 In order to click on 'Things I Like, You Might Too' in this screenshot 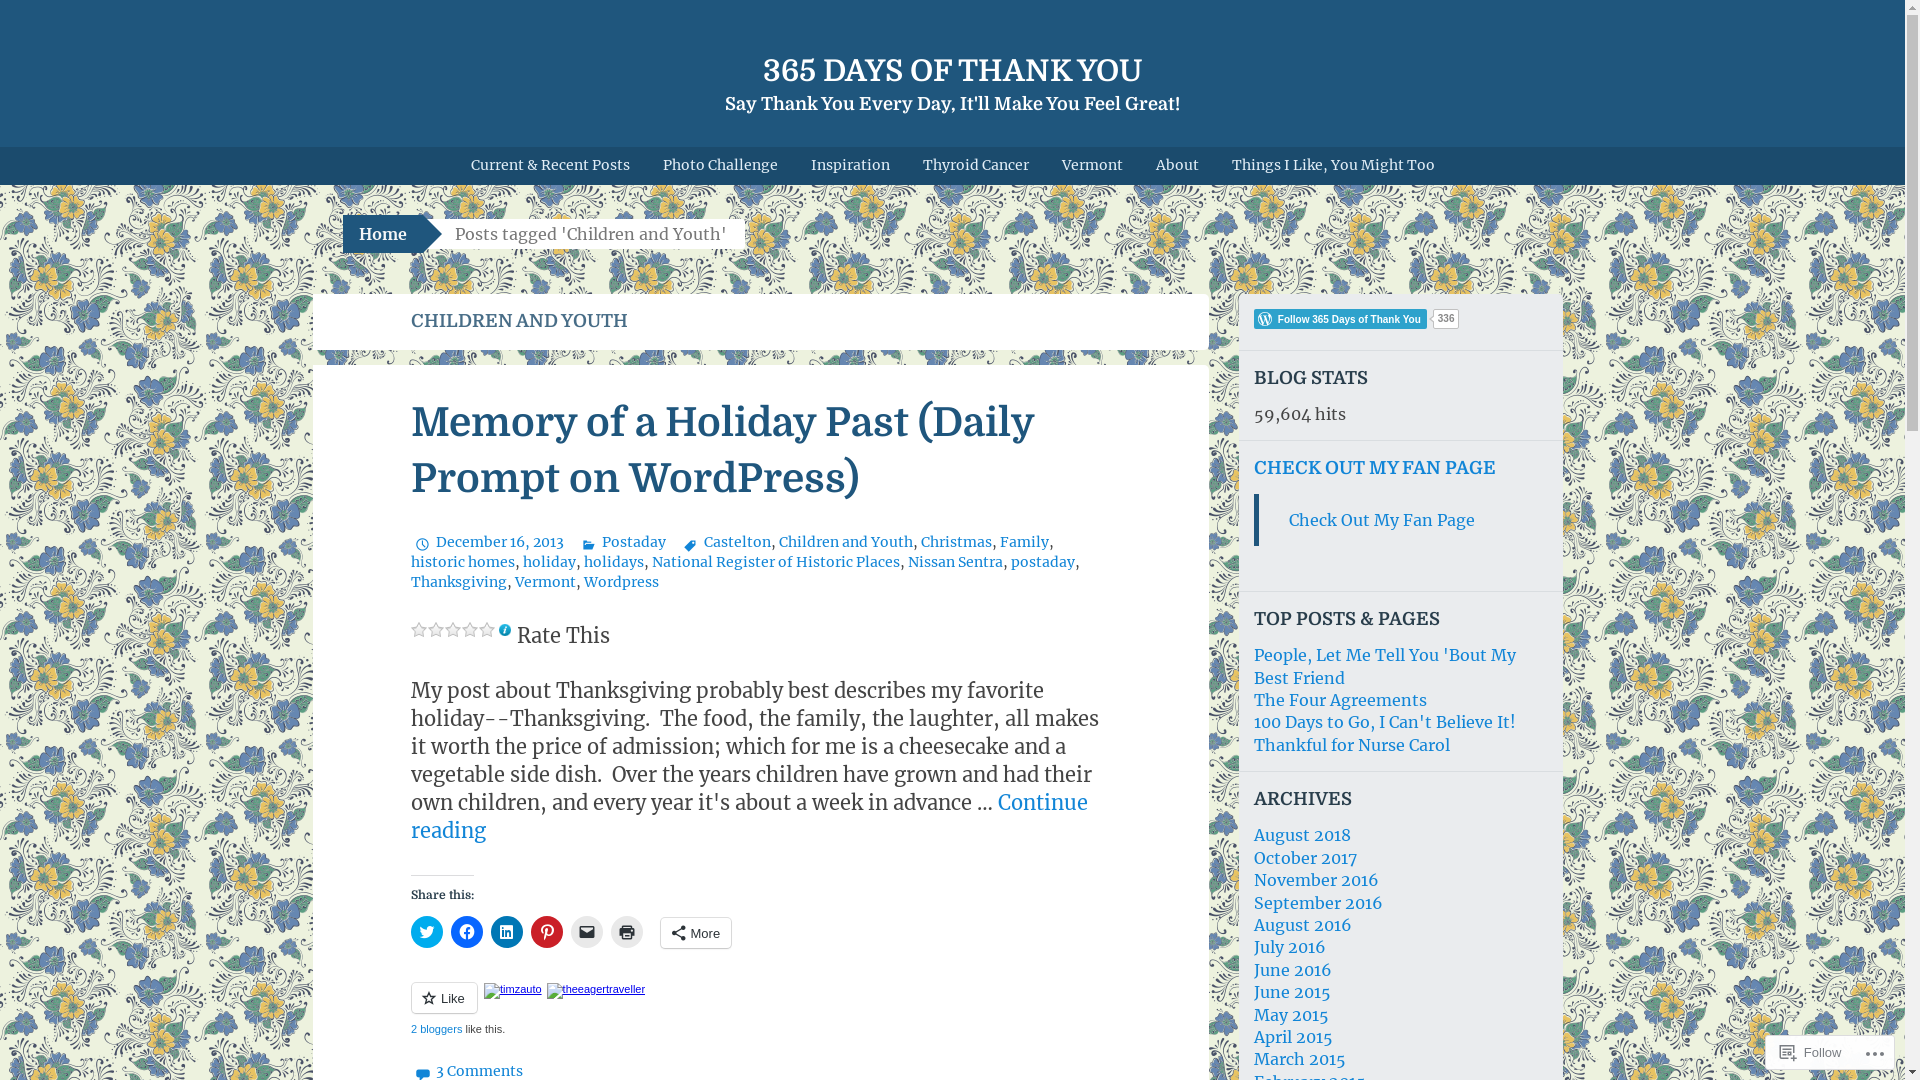, I will do `click(1332, 164)`.